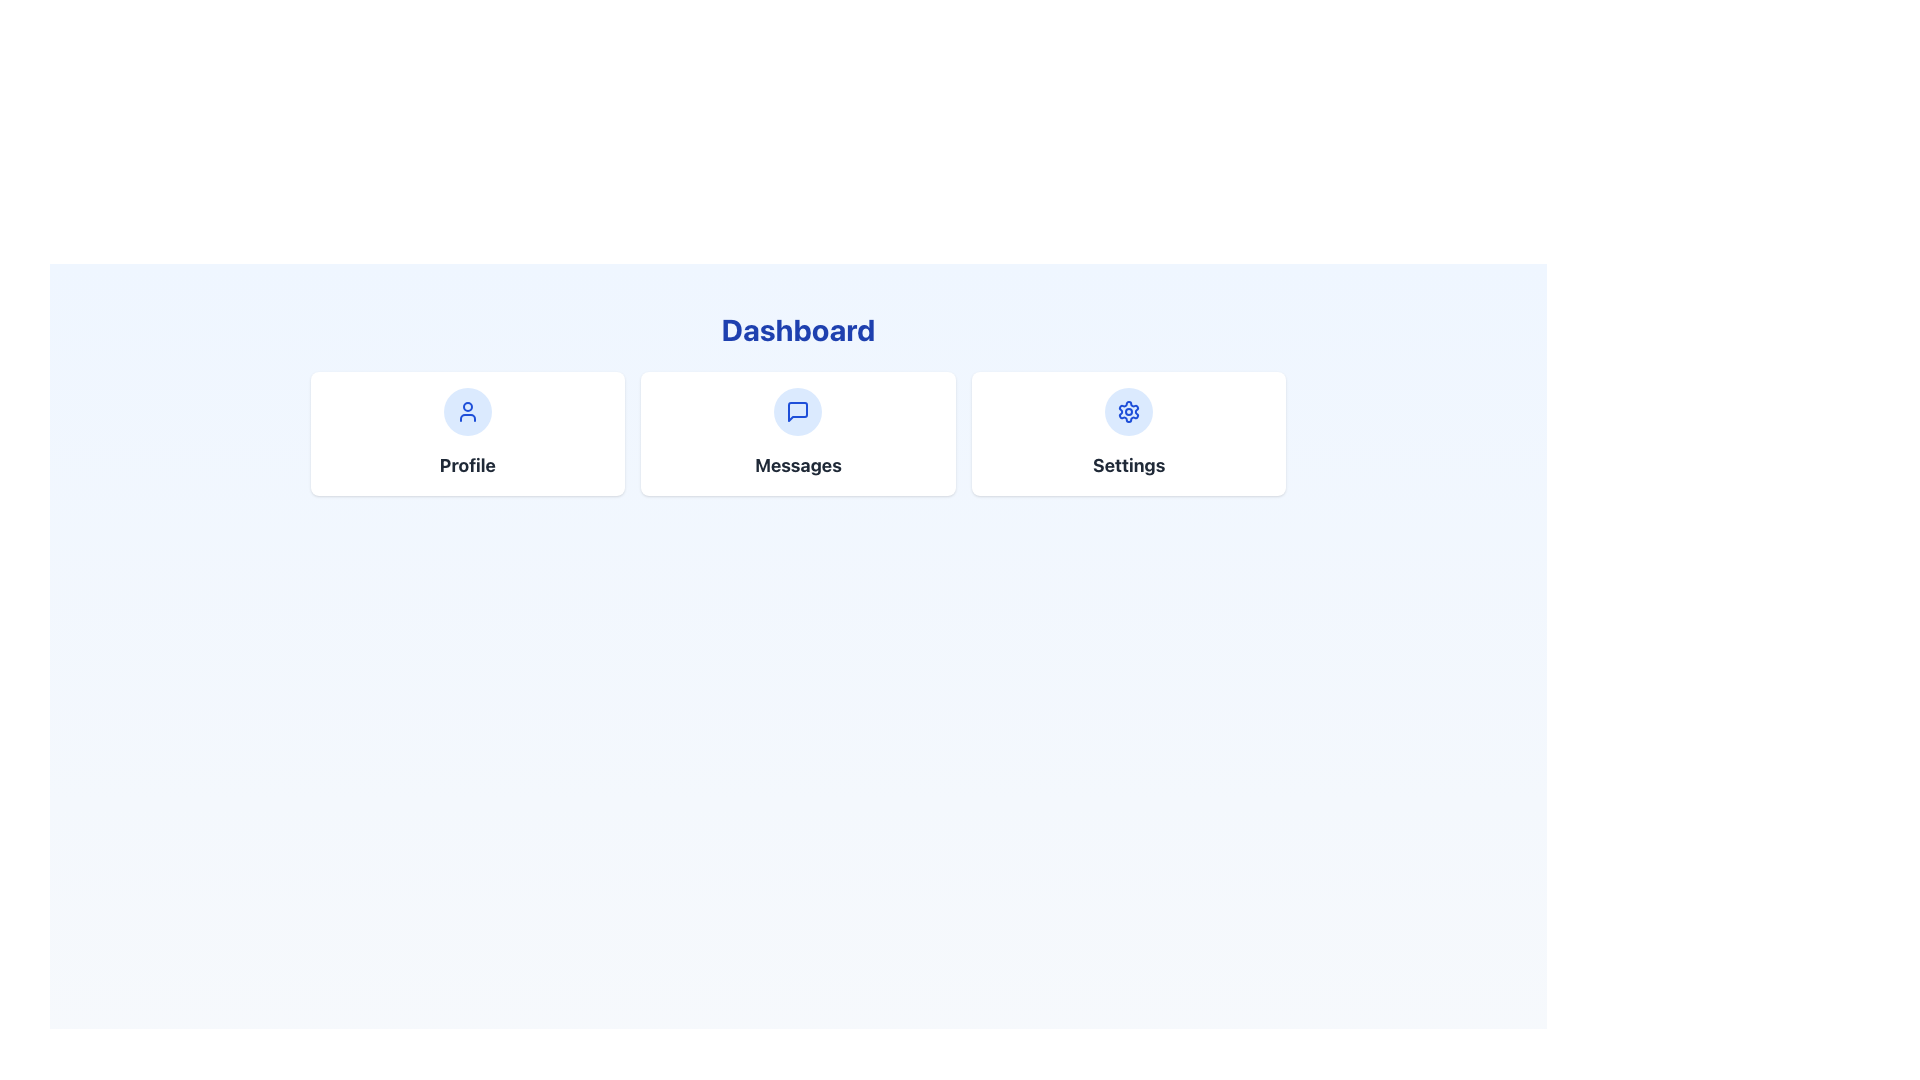 This screenshot has height=1080, width=1920. What do you see at coordinates (1129, 411) in the screenshot?
I see `the settings icon, which is a graphical representation located at the center of the light blue circular area in the 'Settings' card on the rightmost side of the row of three cards` at bounding box center [1129, 411].